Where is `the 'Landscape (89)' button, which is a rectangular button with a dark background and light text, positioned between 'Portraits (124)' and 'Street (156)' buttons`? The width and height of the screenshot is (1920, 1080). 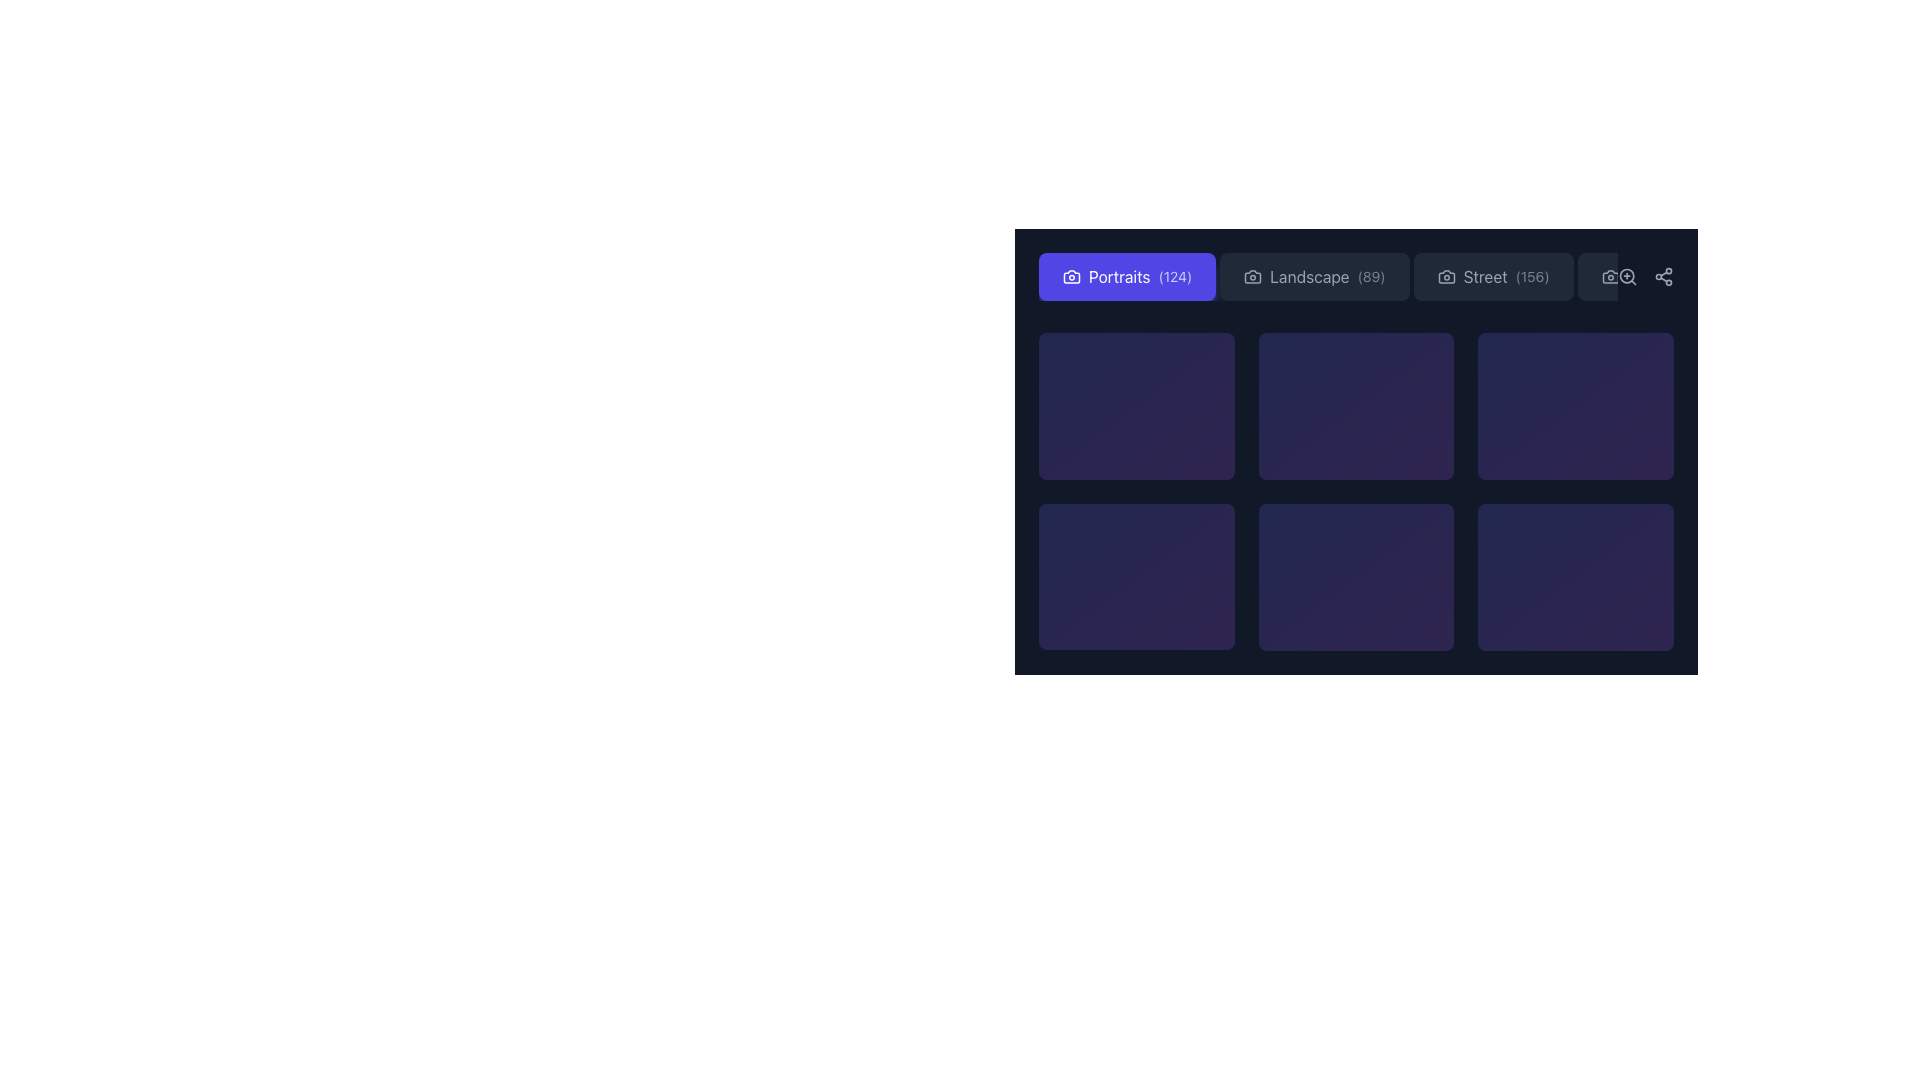
the 'Landscape (89)' button, which is a rectangular button with a dark background and light text, positioned between 'Portraits (124)' and 'Street (156)' buttons is located at coordinates (1356, 277).